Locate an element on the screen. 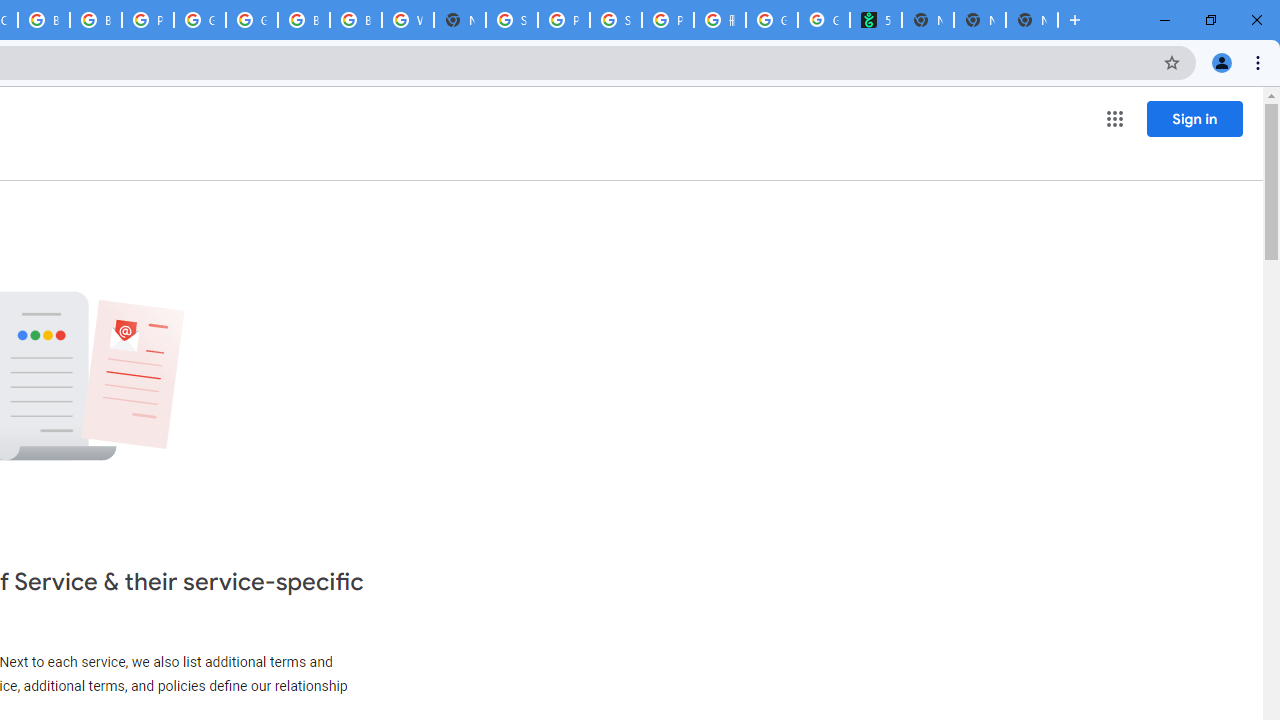  'Google apps' is located at coordinates (1113, 119).